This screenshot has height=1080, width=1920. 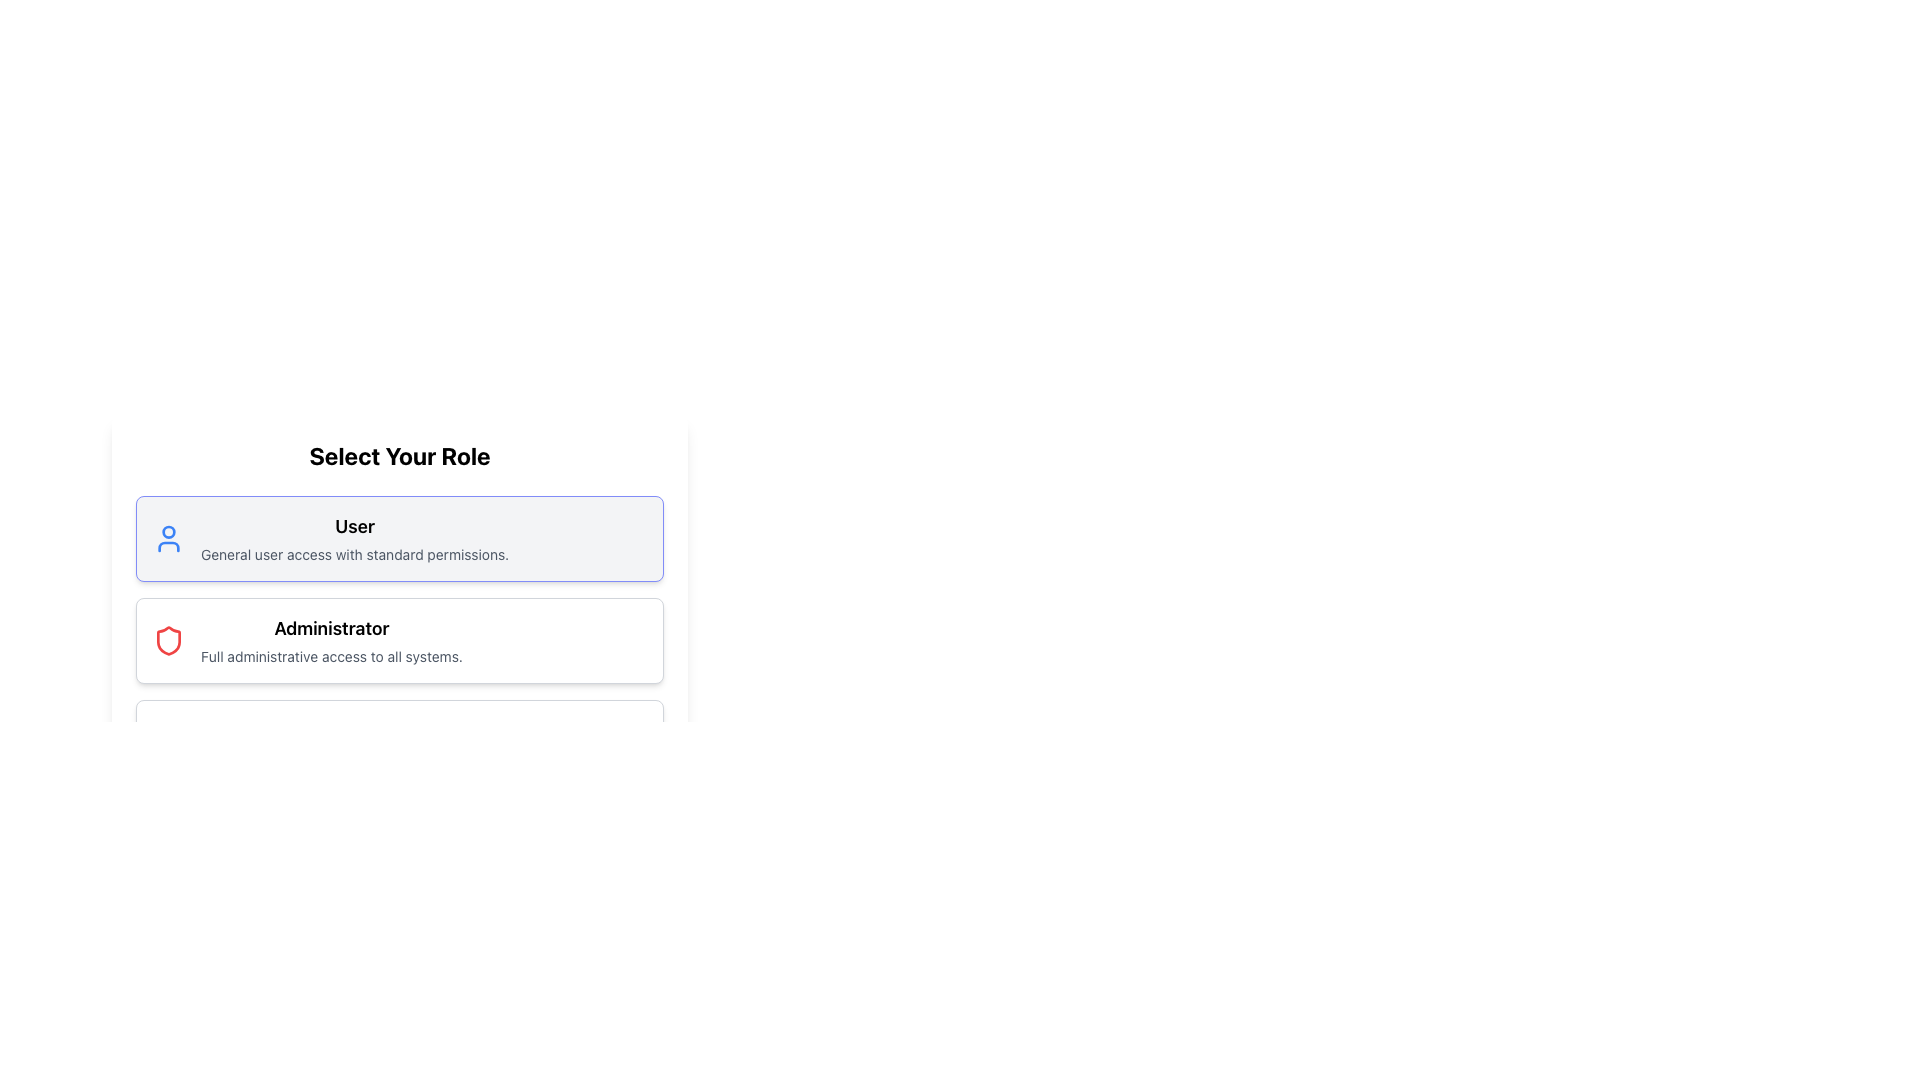 I want to click on the upper circle of the user profile icon in the 'Select Your Role' section, so click(x=168, y=531).